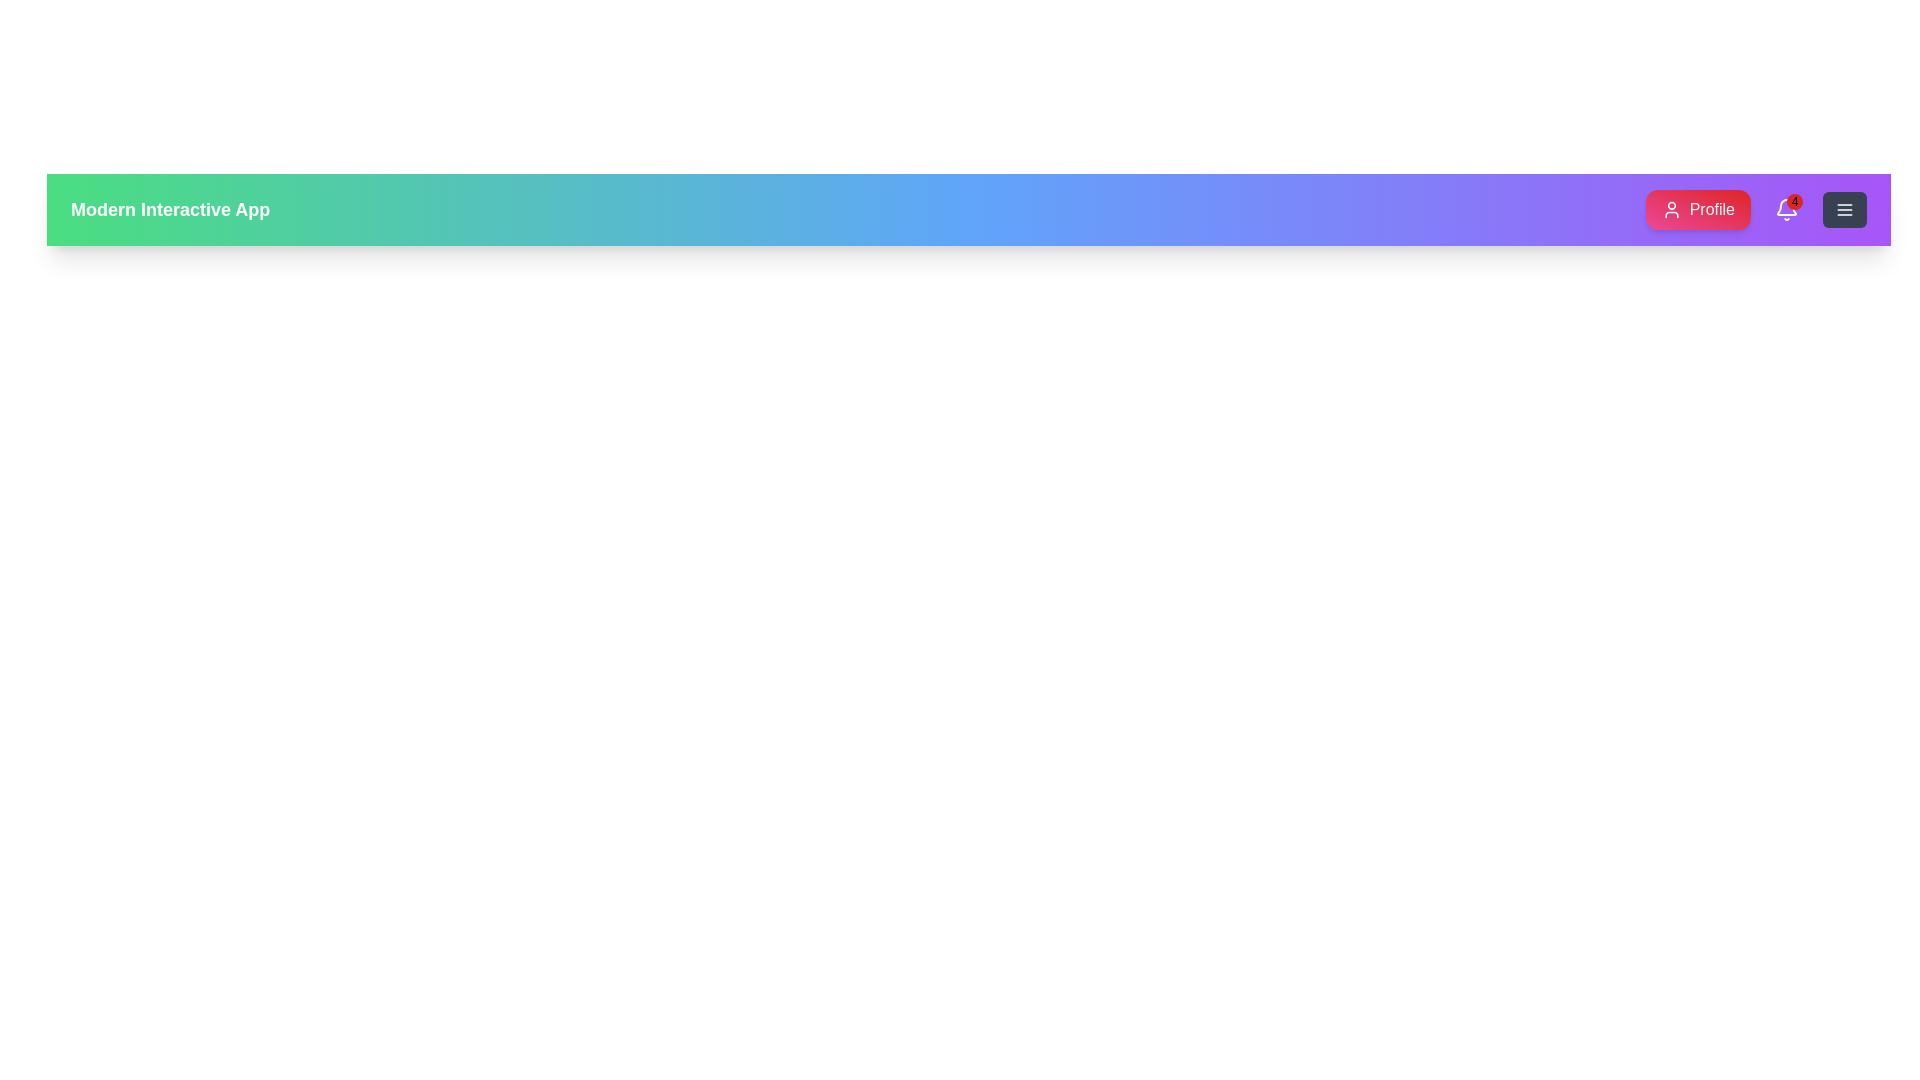 The height and width of the screenshot is (1080, 1920). I want to click on the bell icon to view notifications, so click(1786, 209).